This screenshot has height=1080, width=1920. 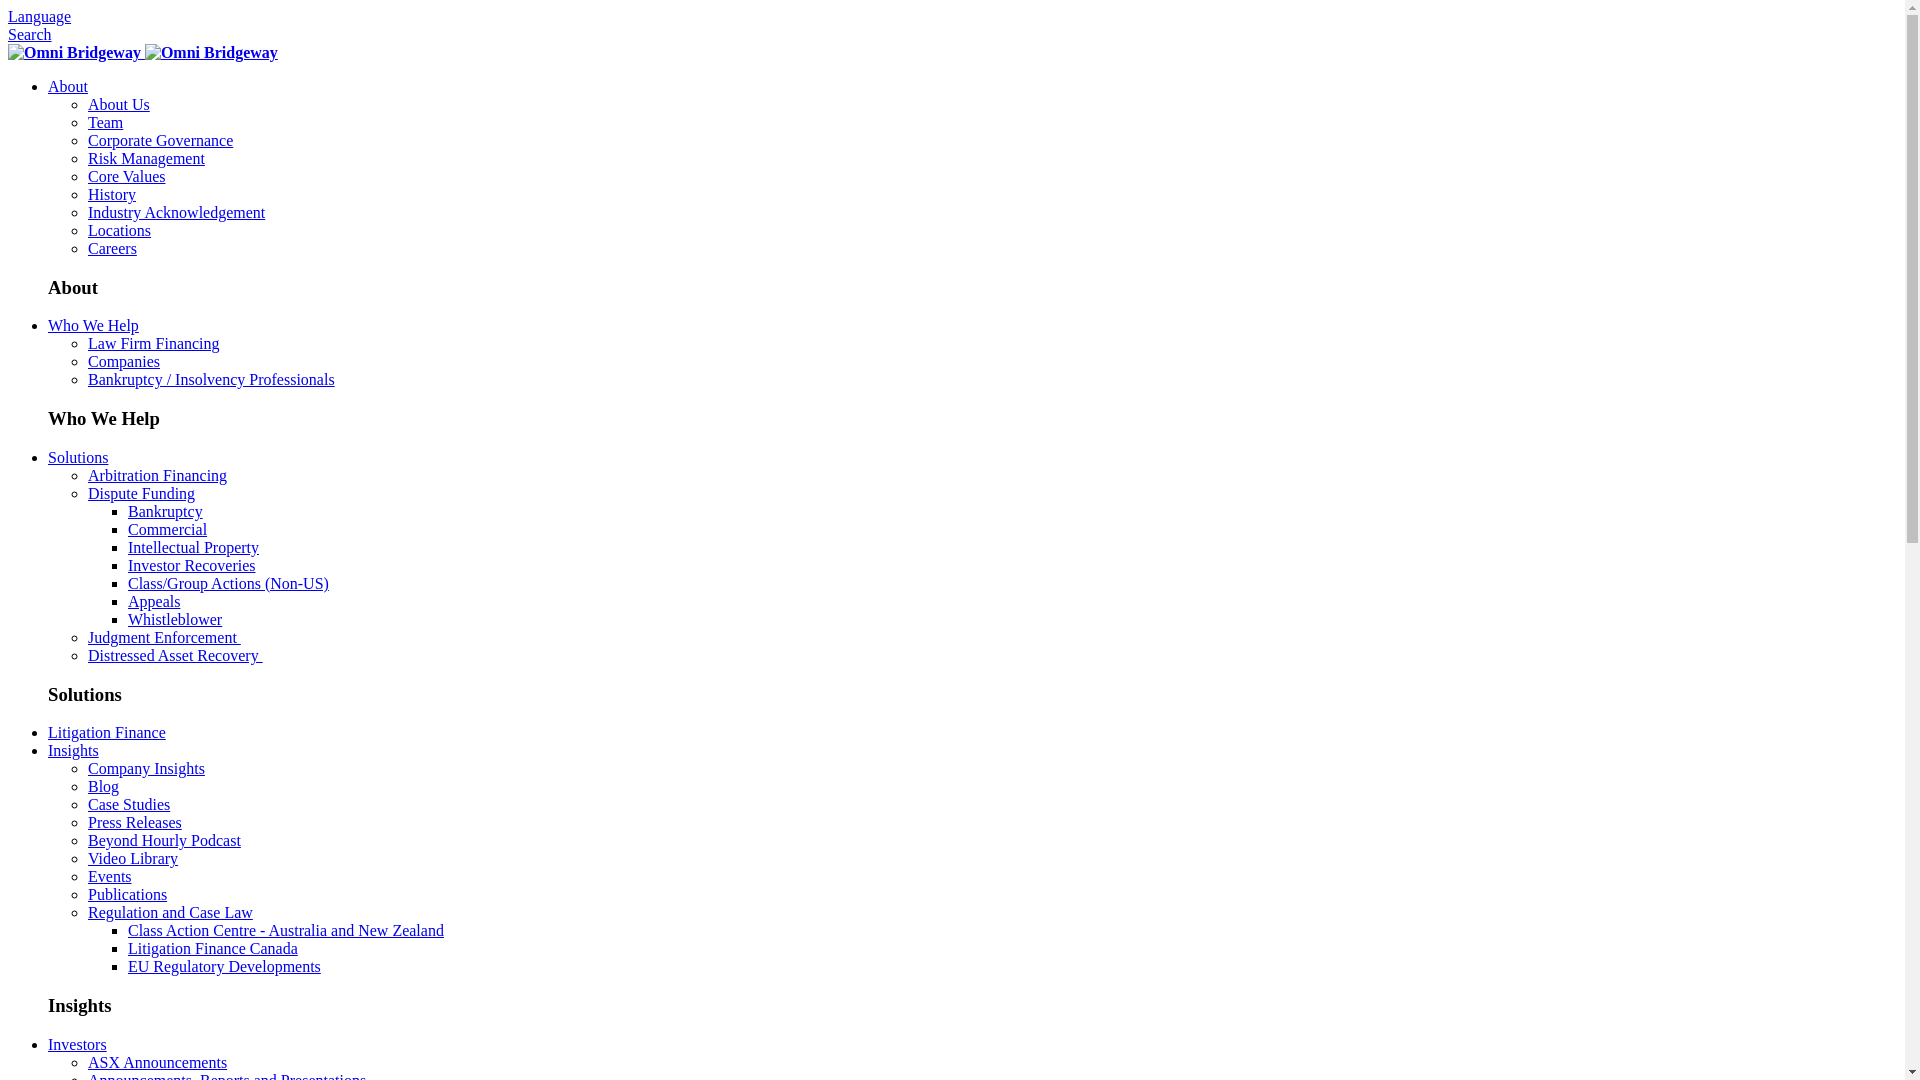 What do you see at coordinates (145, 767) in the screenshot?
I see `'Company Insights'` at bounding box center [145, 767].